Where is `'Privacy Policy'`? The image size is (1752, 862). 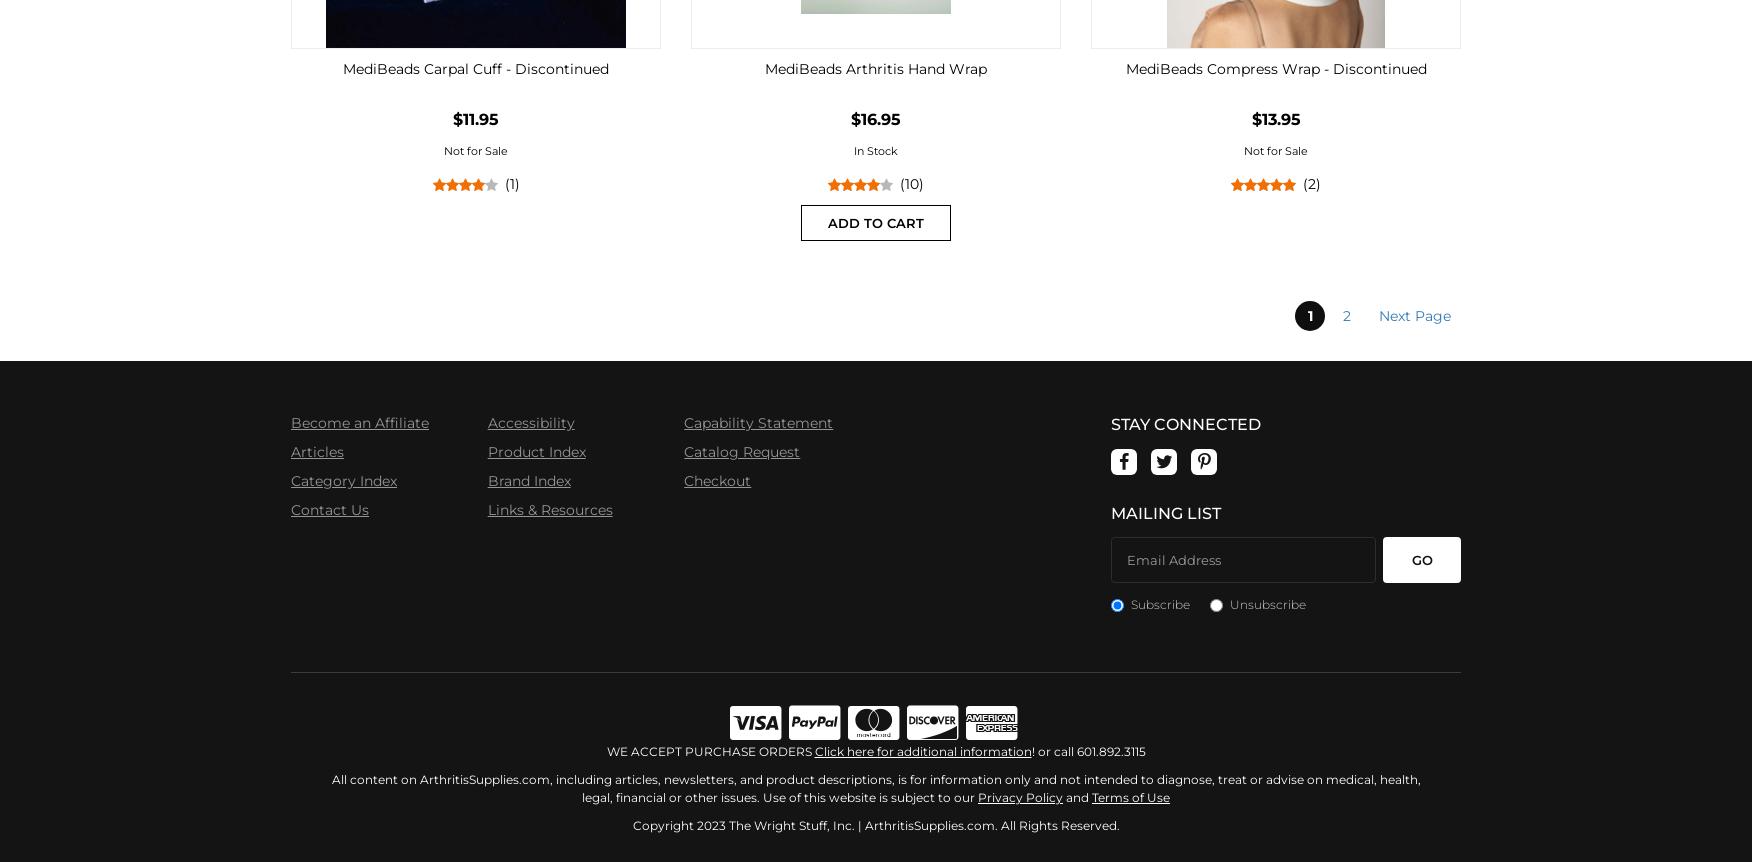 'Privacy Policy' is located at coordinates (1019, 796).